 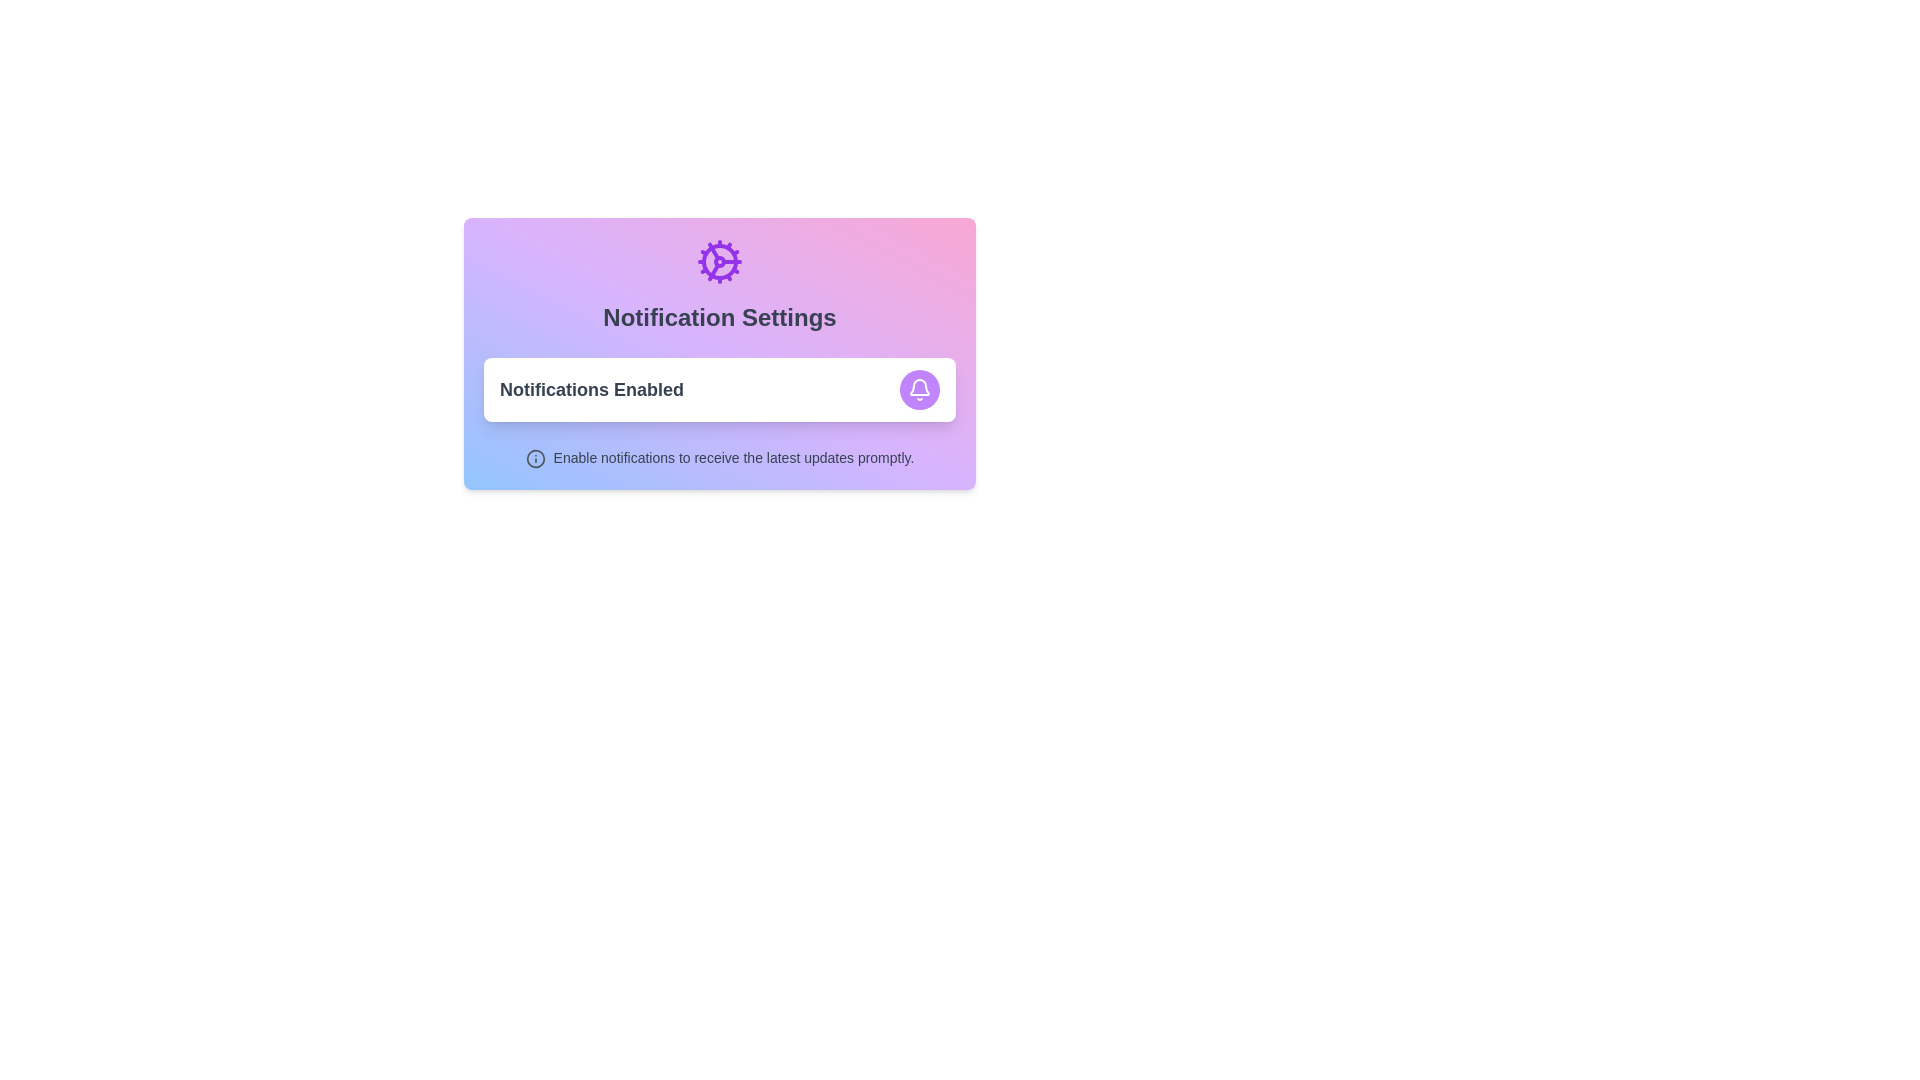 I want to click on the informational text that reads 'Enable notifications to receive the latest updates promptly.' located at the bottom of the notification settings card, so click(x=733, y=458).